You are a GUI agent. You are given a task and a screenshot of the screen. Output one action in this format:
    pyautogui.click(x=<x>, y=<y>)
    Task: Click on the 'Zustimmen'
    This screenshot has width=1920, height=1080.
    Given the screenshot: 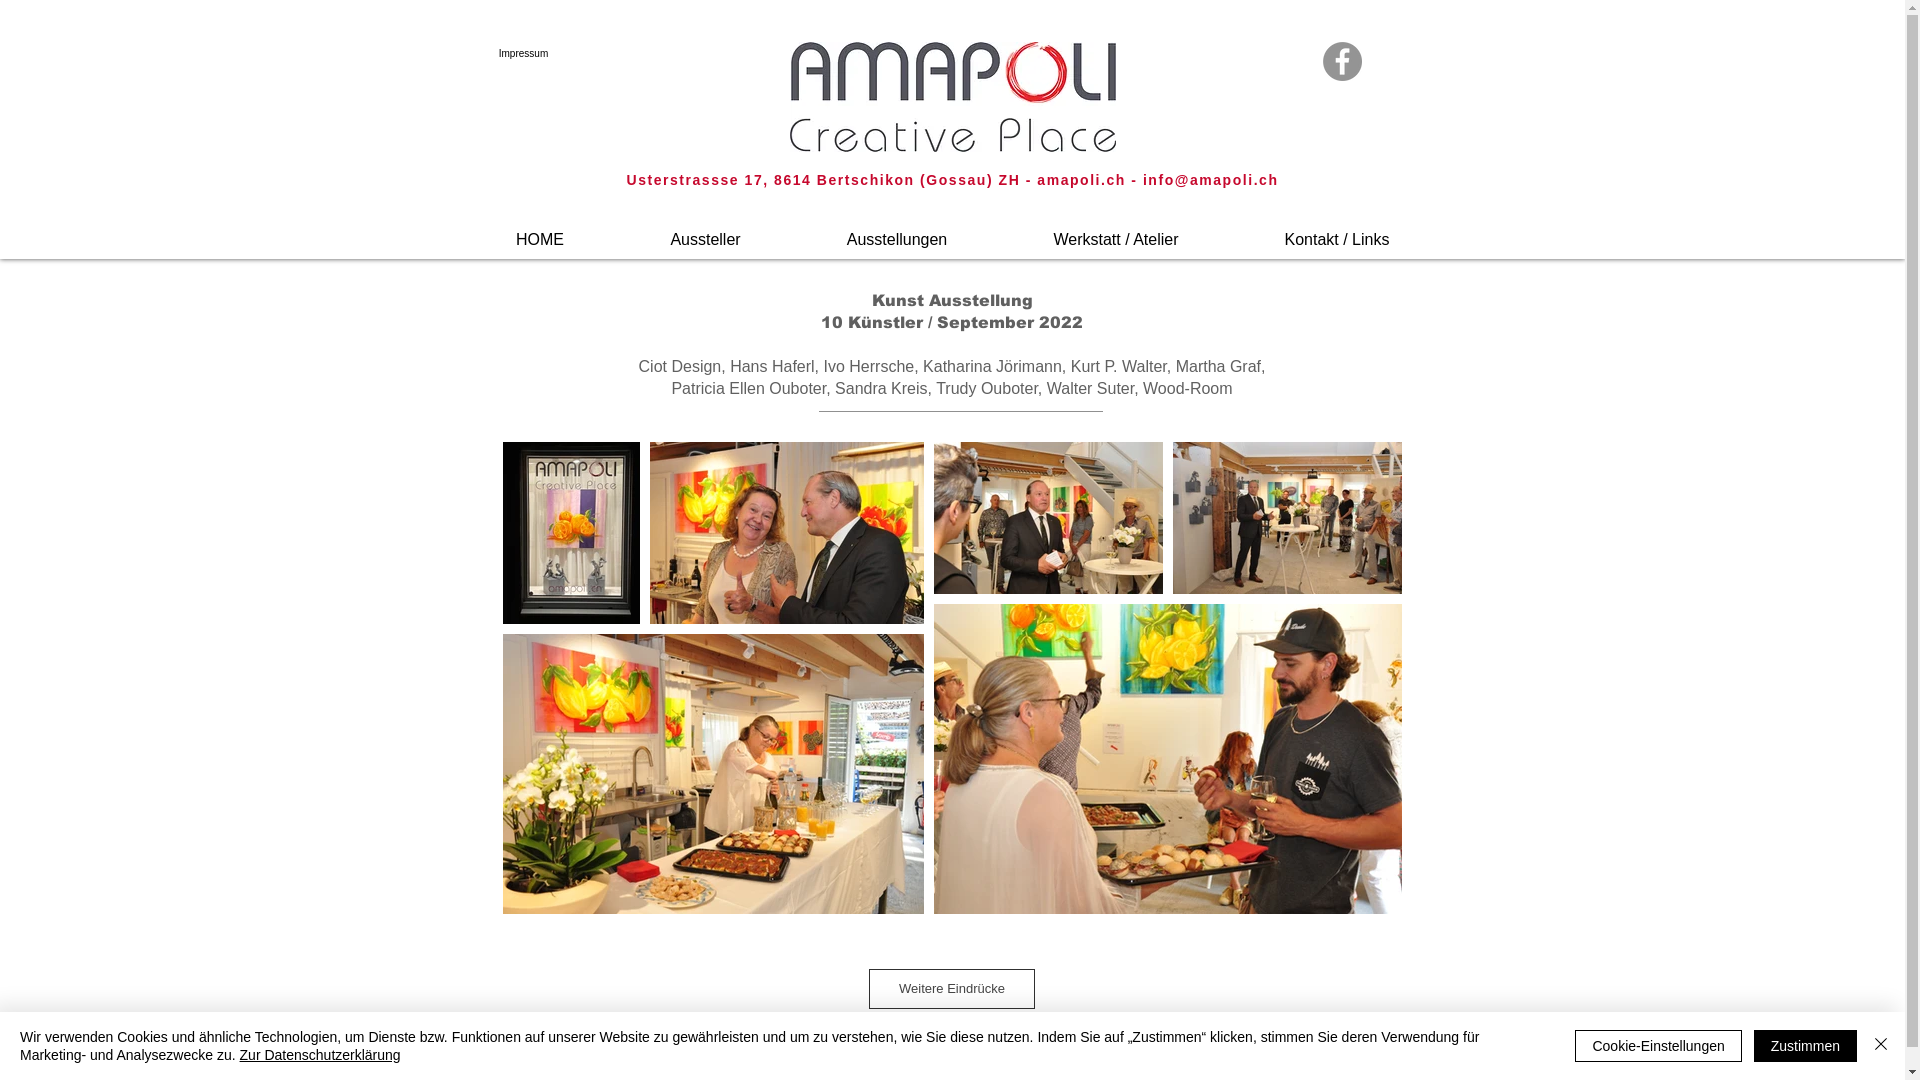 What is the action you would take?
    pyautogui.click(x=1805, y=1044)
    